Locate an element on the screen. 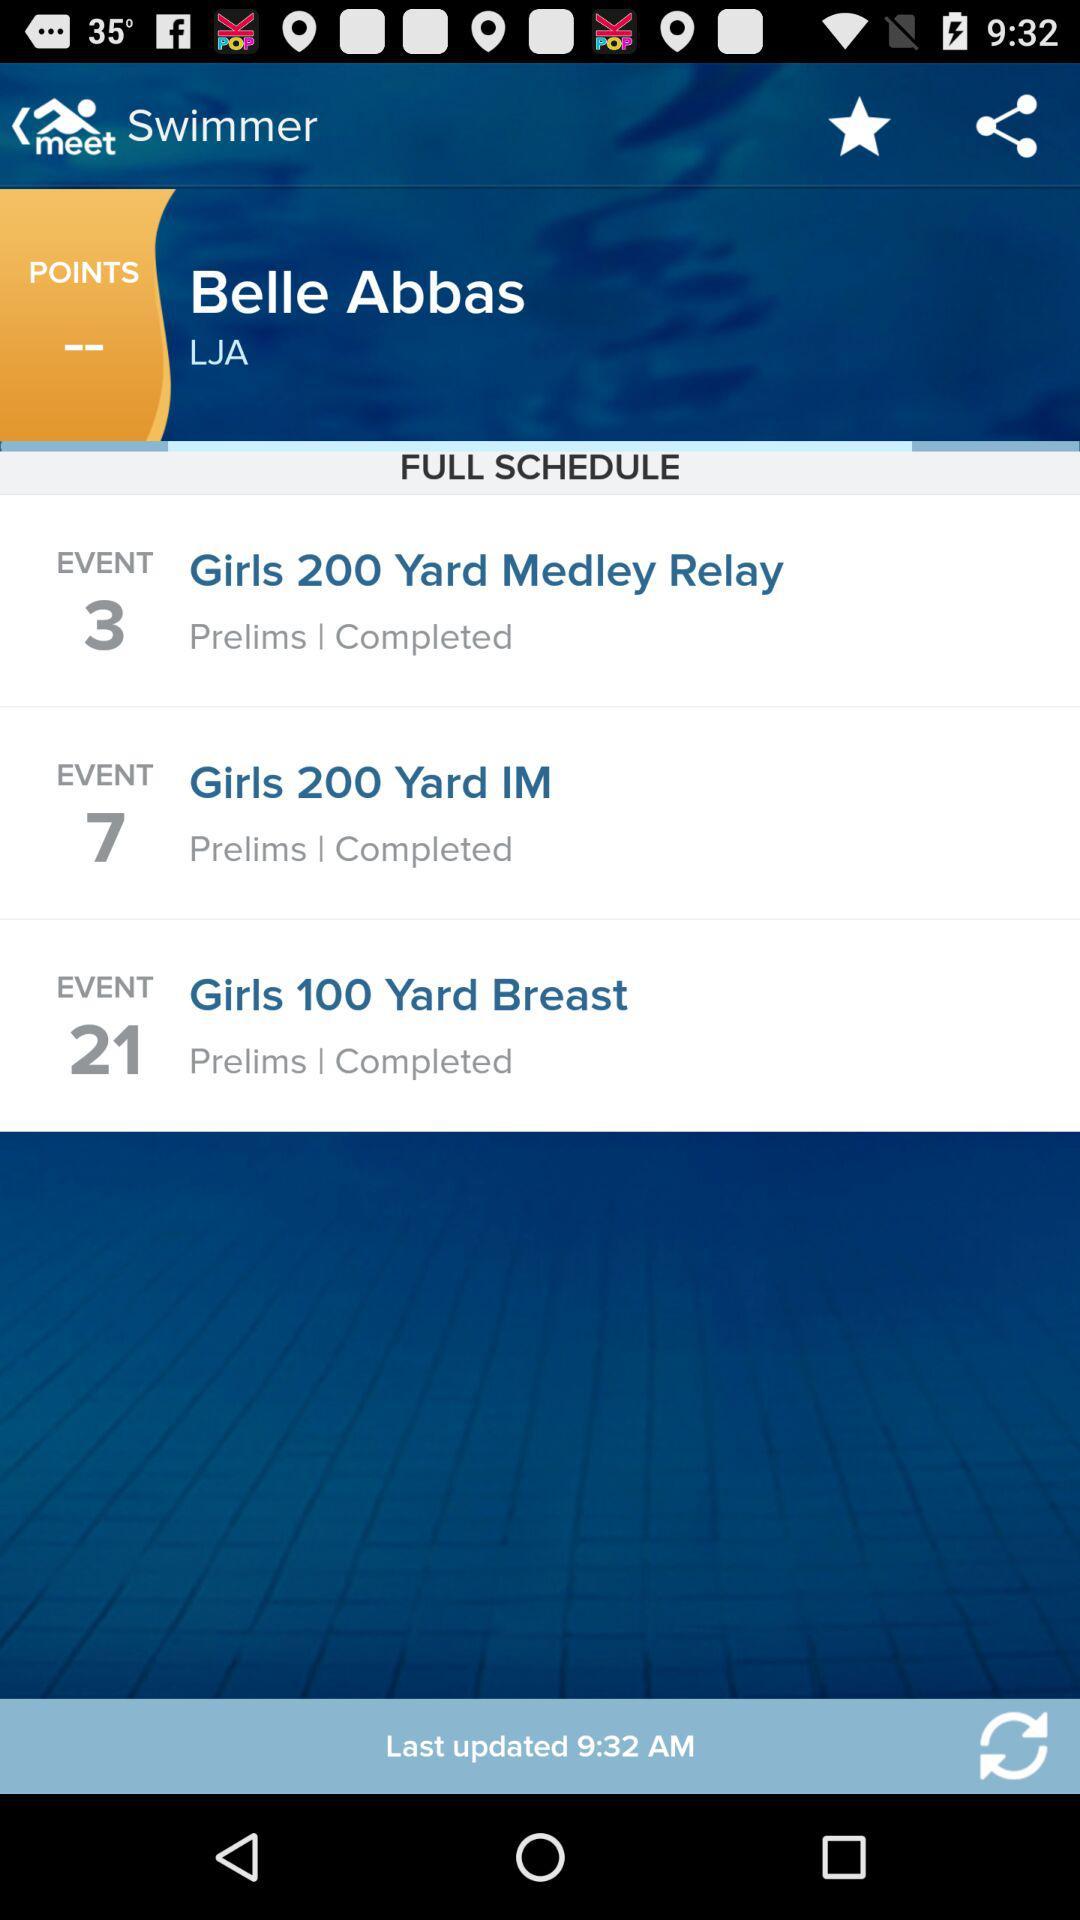 The image size is (1080, 1920). reload current page is located at coordinates (1001, 1745).